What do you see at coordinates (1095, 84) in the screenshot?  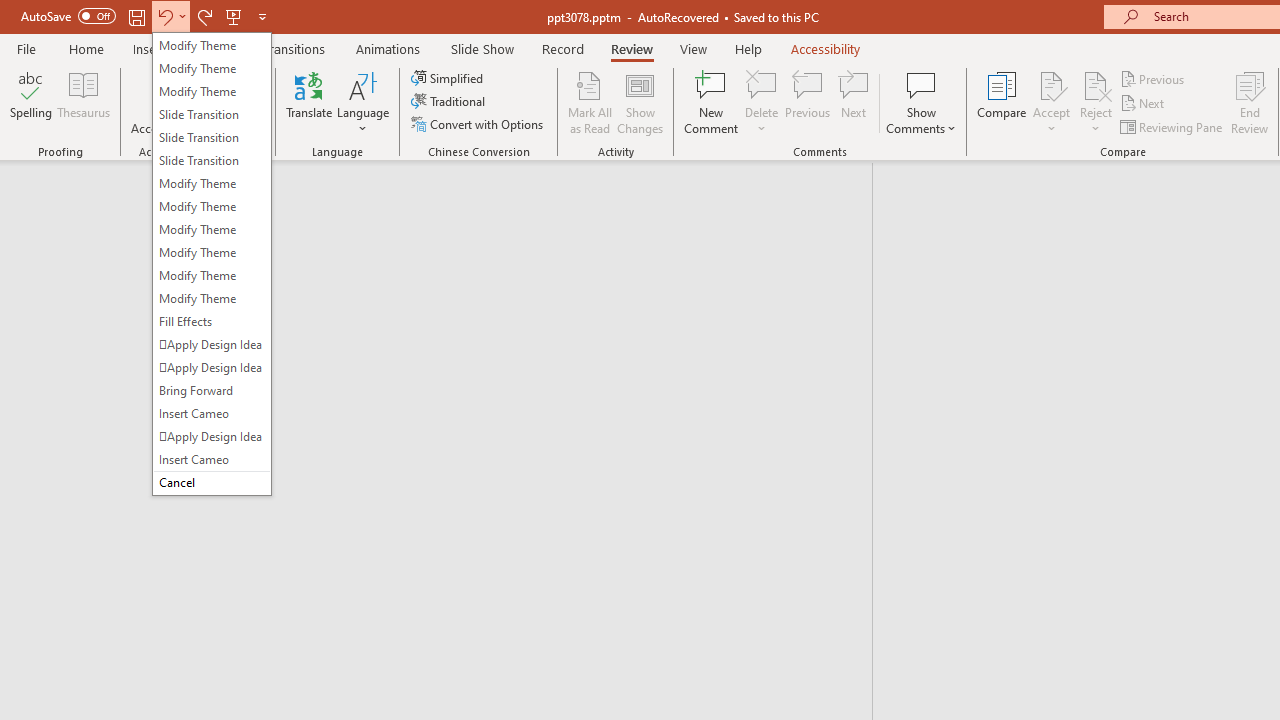 I see `'Reject Change'` at bounding box center [1095, 84].